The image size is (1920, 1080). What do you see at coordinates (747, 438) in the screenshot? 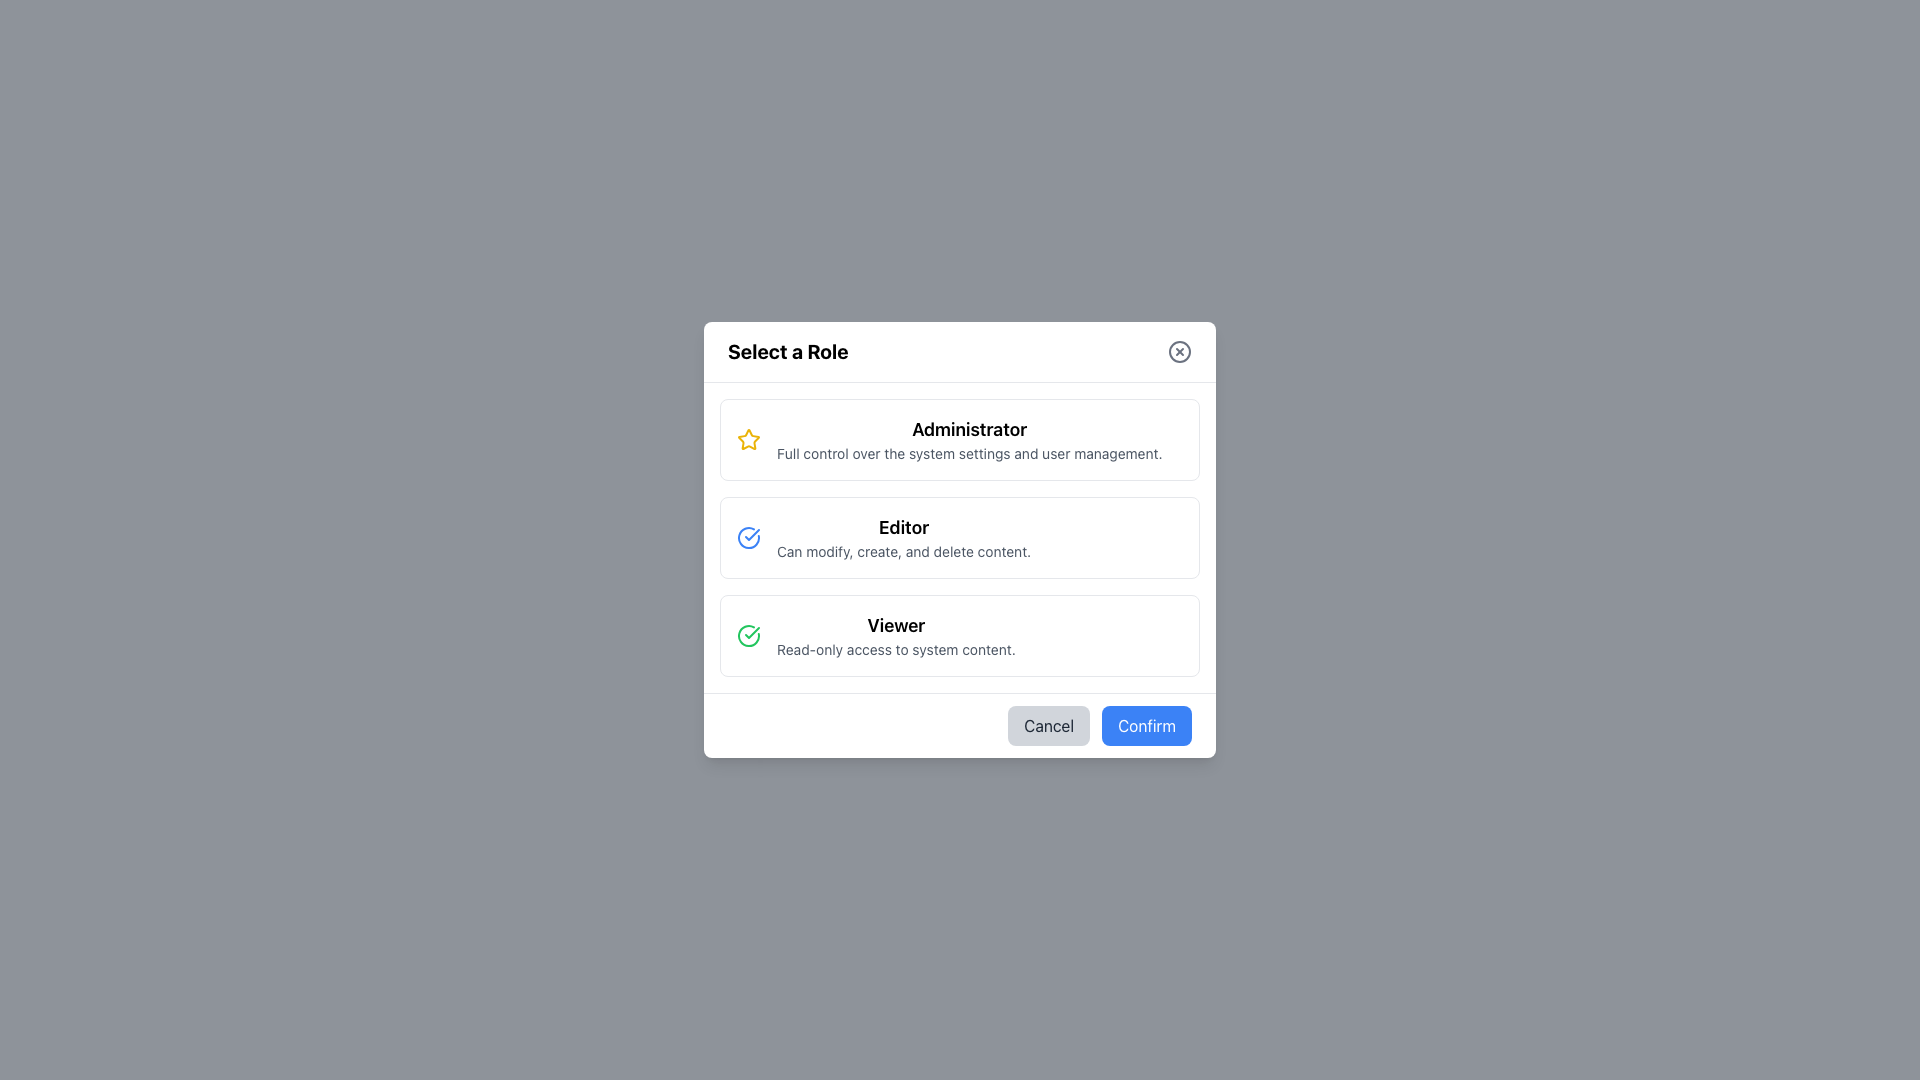
I see `the yellow star icon located in the 'Administrator' panel, which indicates full control over the system settings and user management` at bounding box center [747, 438].